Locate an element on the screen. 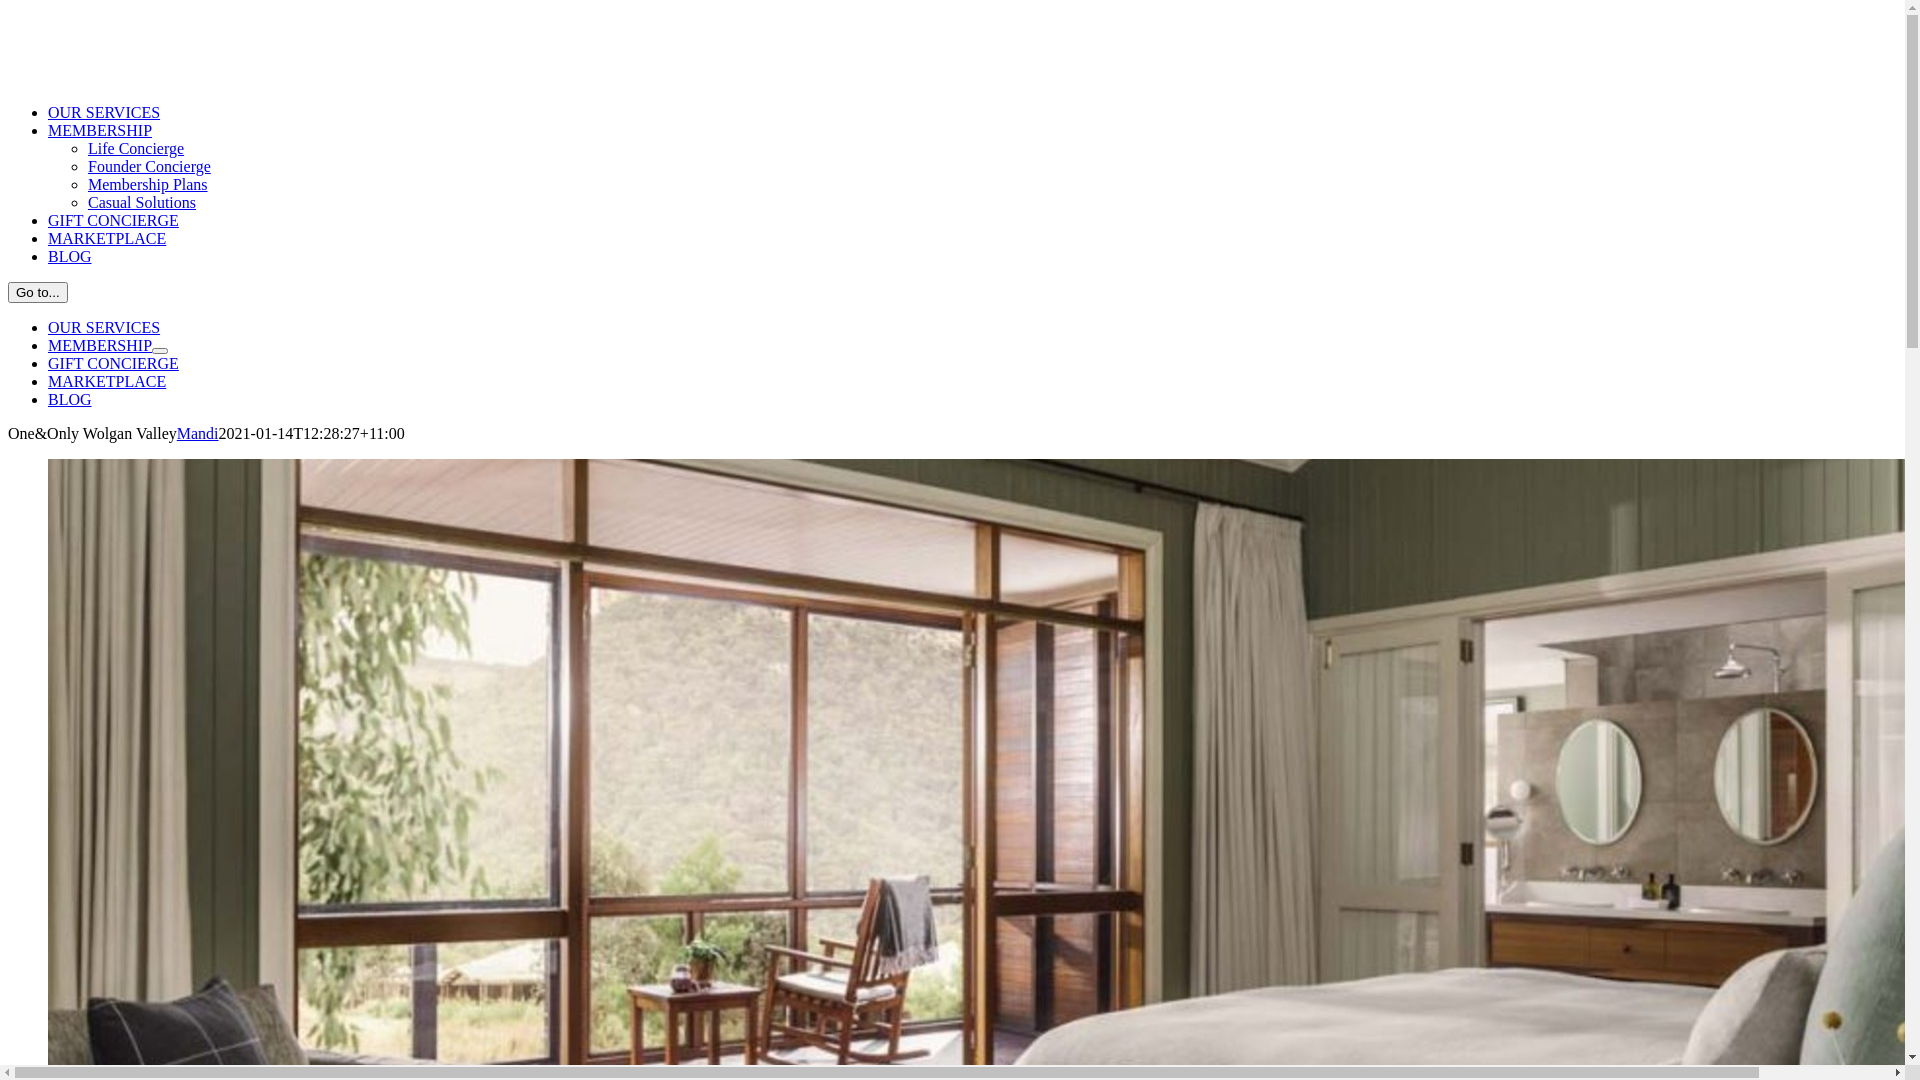 The height and width of the screenshot is (1080, 1920). 'Skip to content' is located at coordinates (7, 7).